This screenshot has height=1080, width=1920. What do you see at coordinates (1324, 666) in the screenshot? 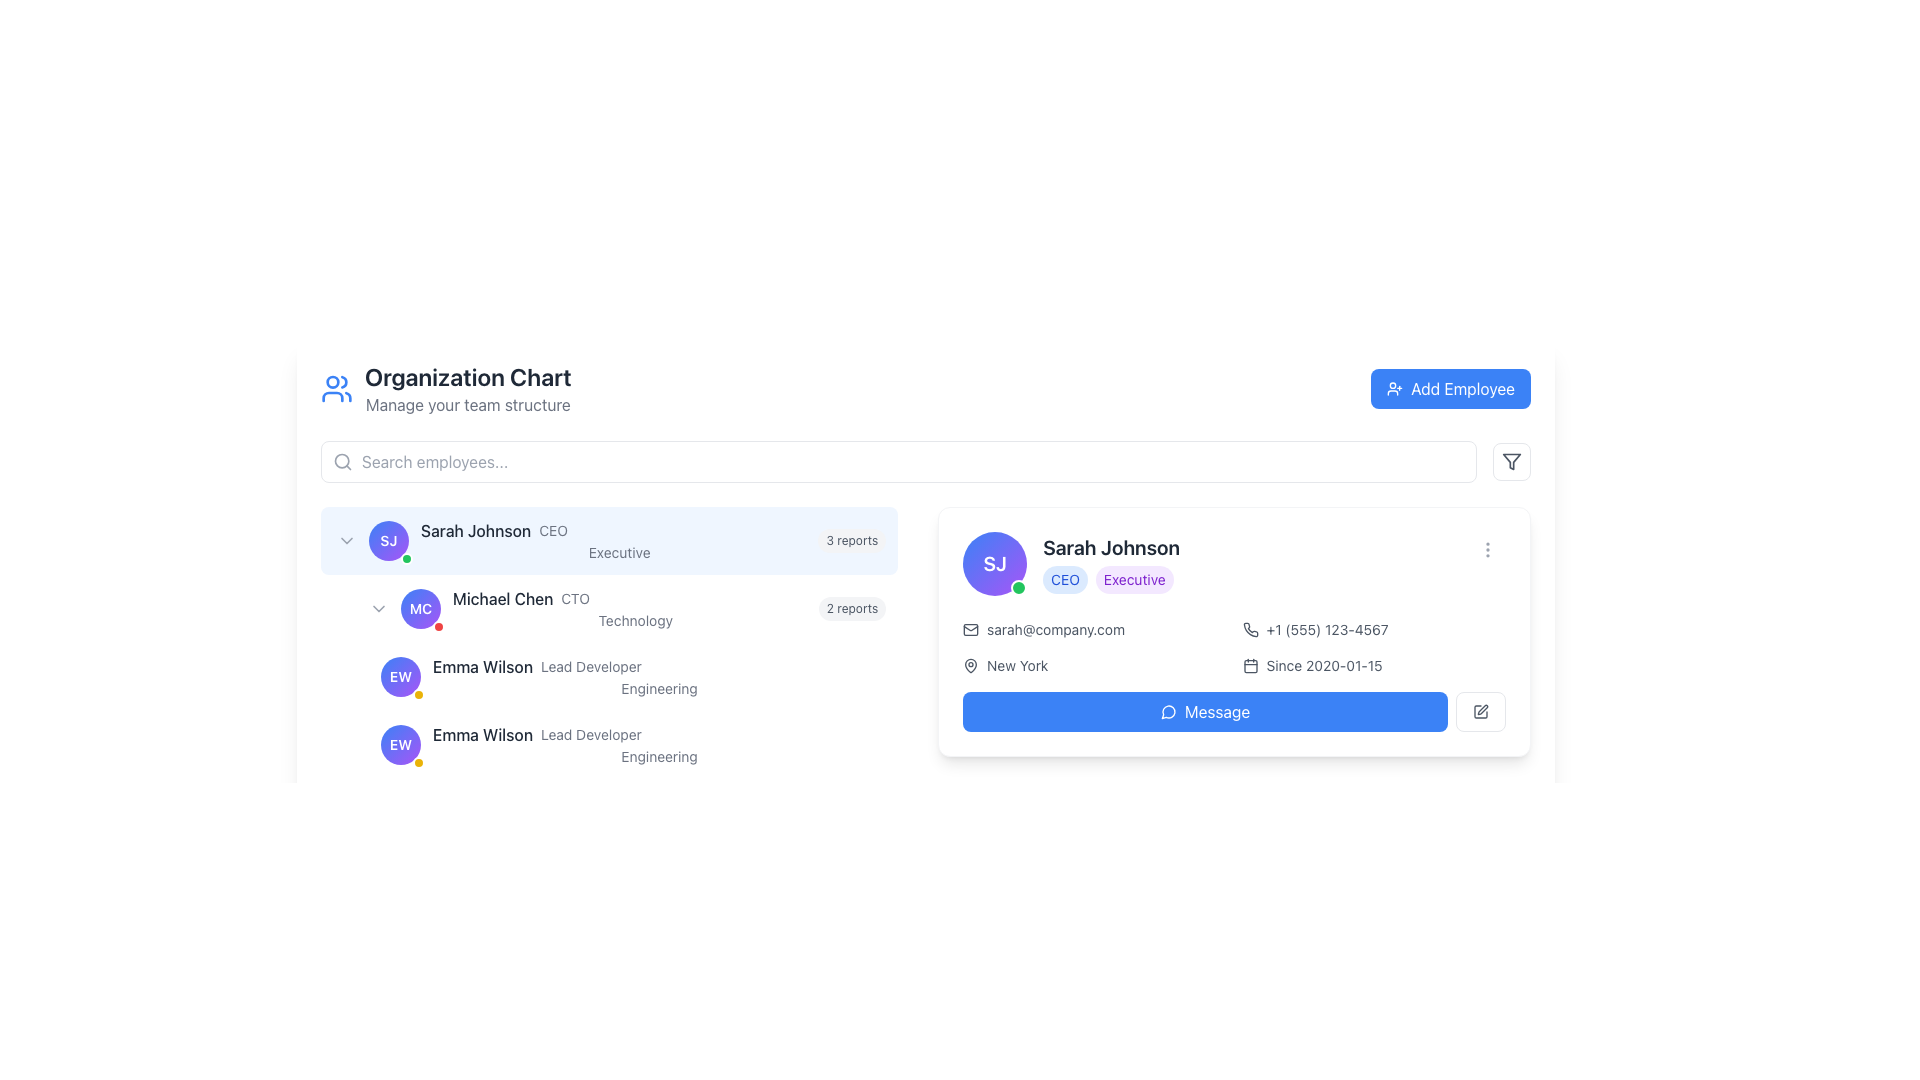
I see `the static text displaying the date of user association with the organization, which is located in the lower part of the user information card, next to a small calendar icon` at bounding box center [1324, 666].